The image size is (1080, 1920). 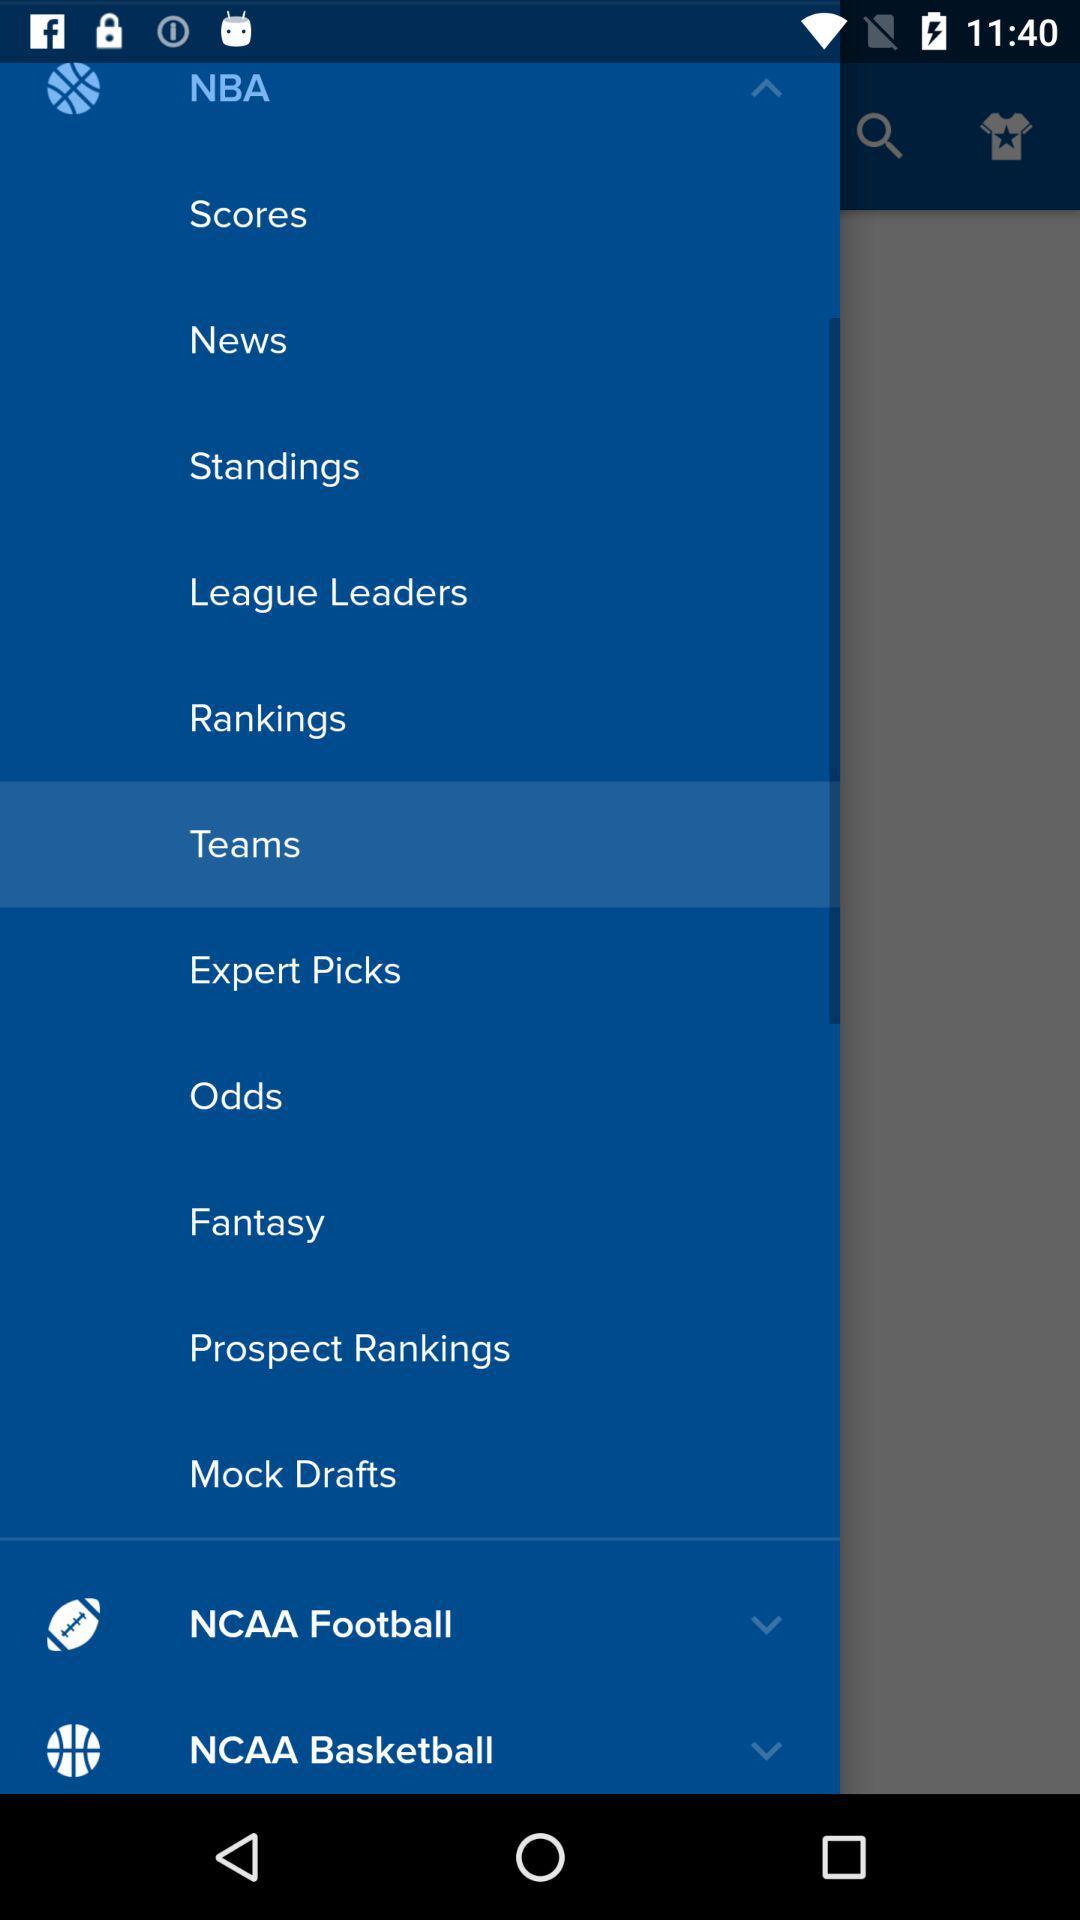 I want to click on the search icon, so click(x=879, y=135).